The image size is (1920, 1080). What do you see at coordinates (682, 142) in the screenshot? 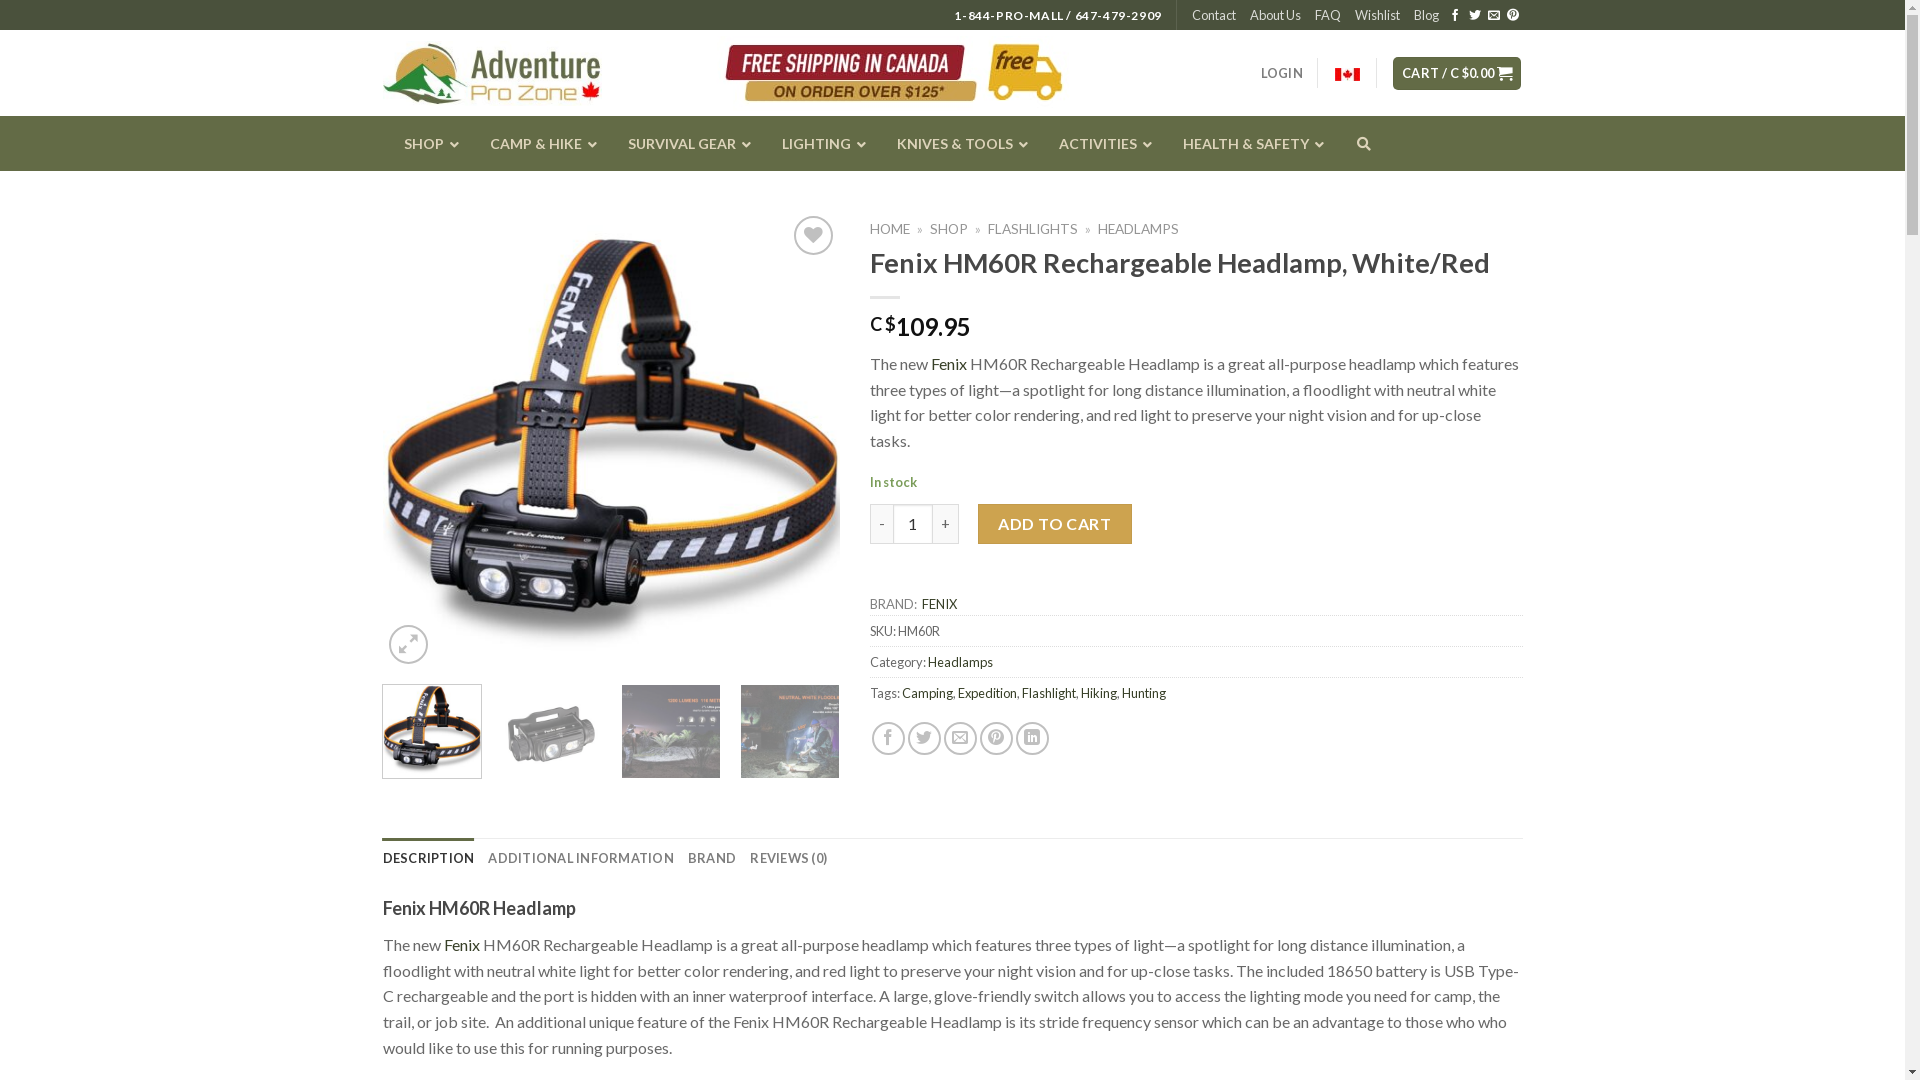
I see `'SURVIVAL GEAR'` at bounding box center [682, 142].